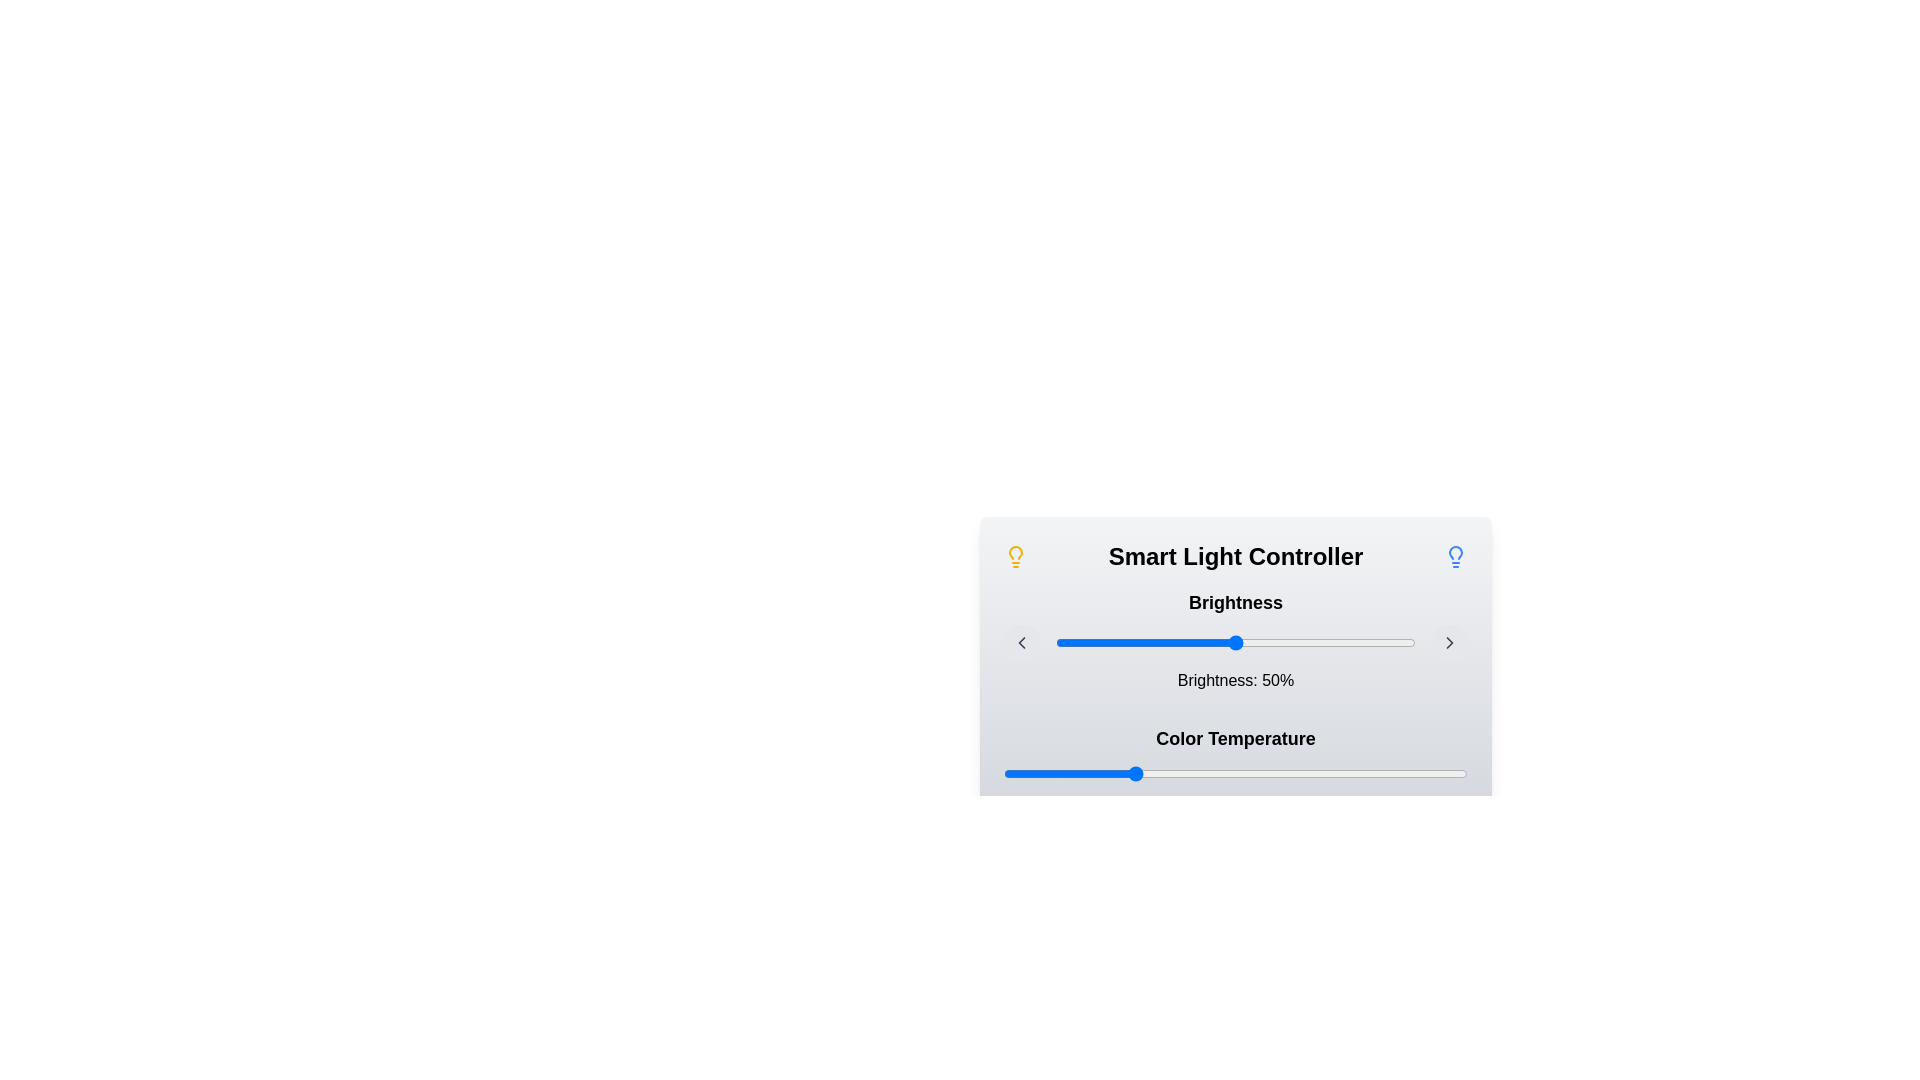  I want to click on the color temperature, so click(1252, 773).